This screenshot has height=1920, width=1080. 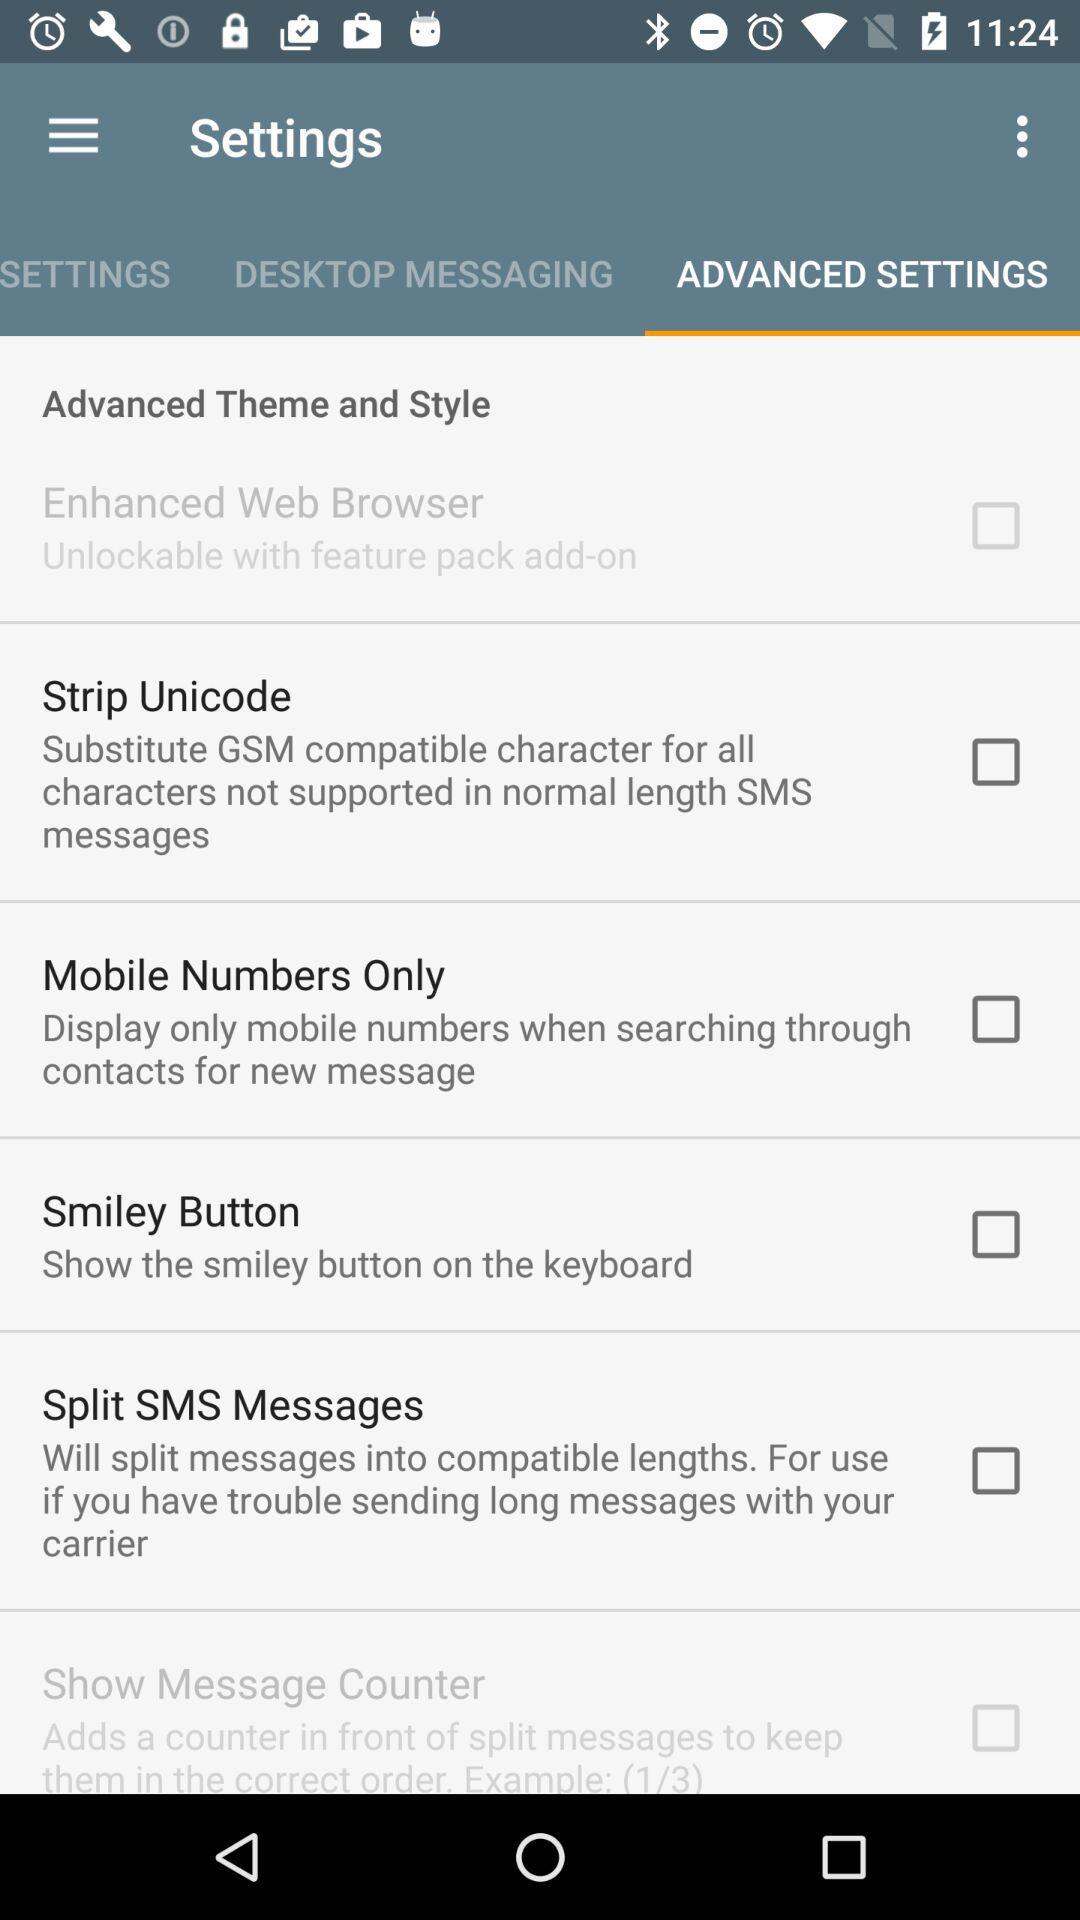 What do you see at coordinates (477, 789) in the screenshot?
I see `item below the strip unicode icon` at bounding box center [477, 789].